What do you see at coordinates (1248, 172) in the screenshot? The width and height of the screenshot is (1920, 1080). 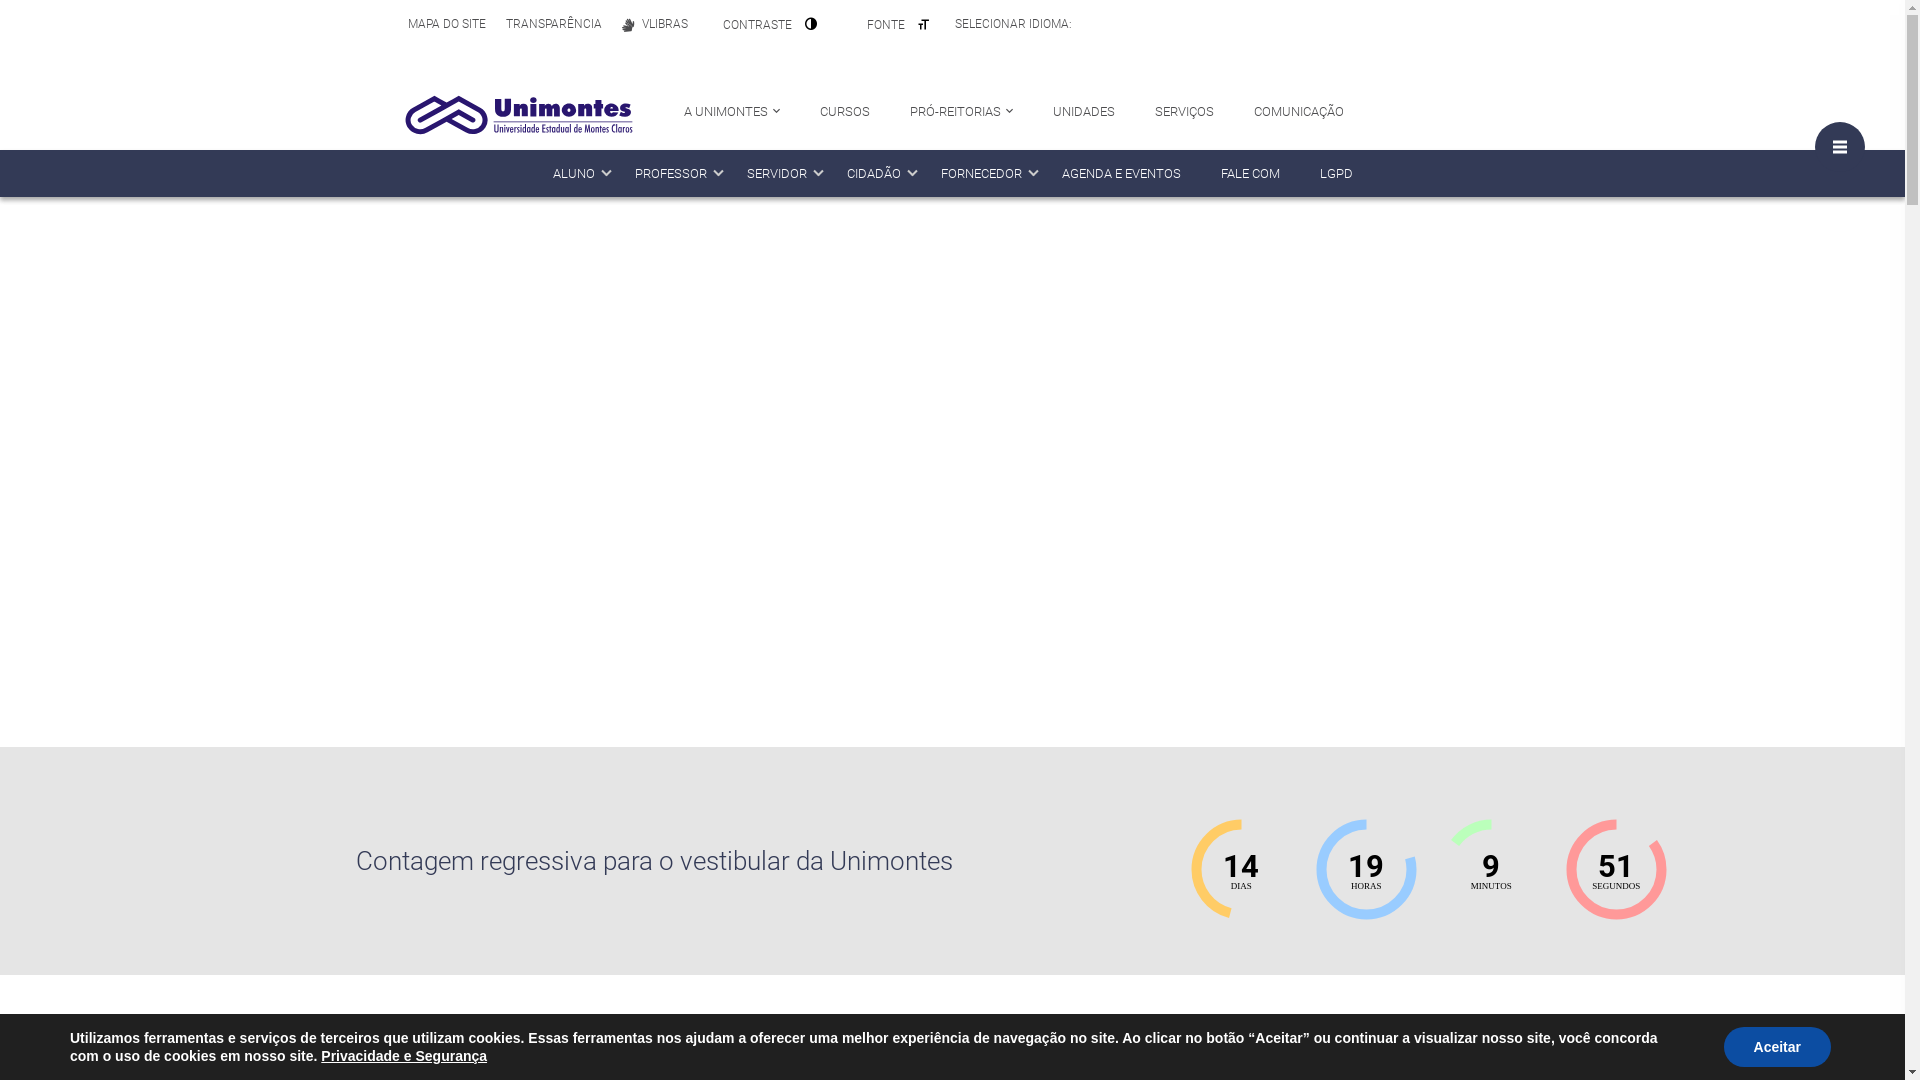 I see `'FALE COM'` at bounding box center [1248, 172].